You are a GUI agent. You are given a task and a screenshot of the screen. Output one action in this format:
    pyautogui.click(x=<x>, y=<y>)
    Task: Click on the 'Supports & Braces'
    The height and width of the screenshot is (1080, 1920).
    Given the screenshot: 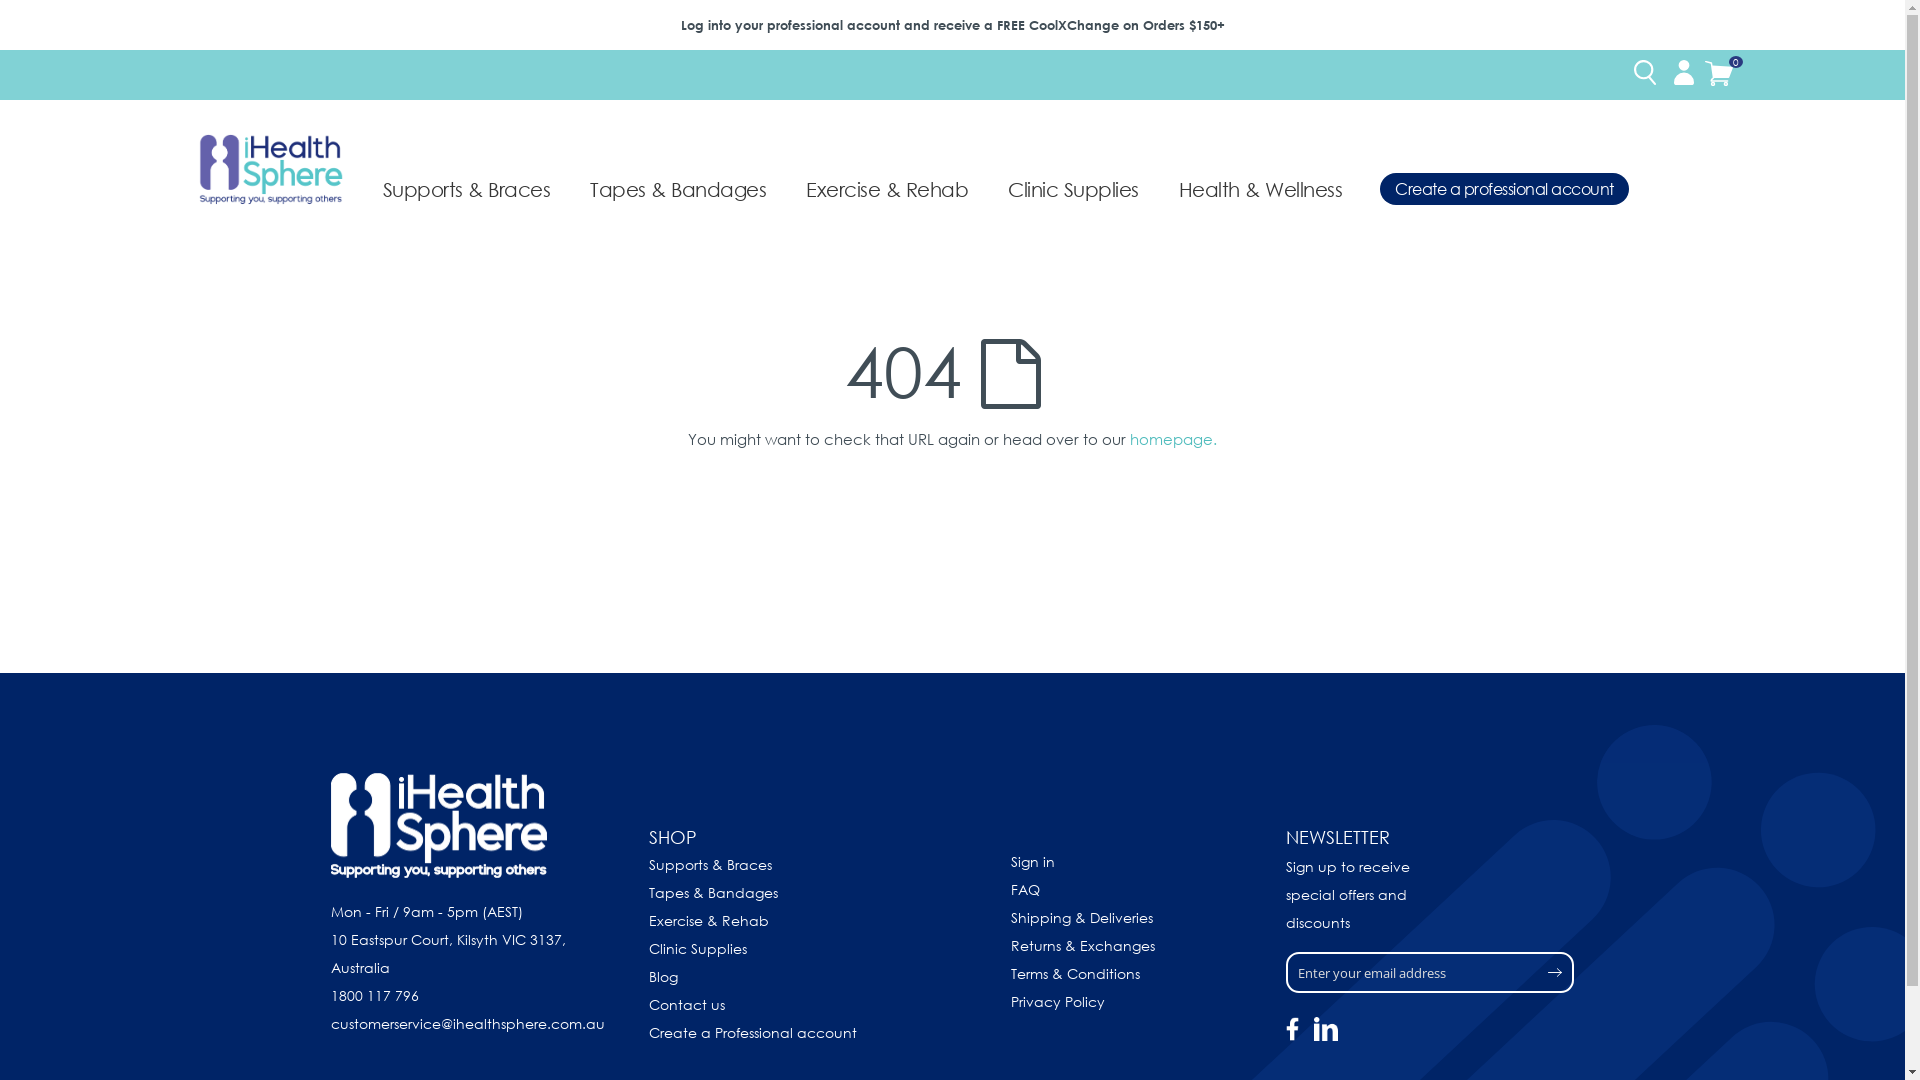 What is the action you would take?
    pyautogui.click(x=710, y=863)
    